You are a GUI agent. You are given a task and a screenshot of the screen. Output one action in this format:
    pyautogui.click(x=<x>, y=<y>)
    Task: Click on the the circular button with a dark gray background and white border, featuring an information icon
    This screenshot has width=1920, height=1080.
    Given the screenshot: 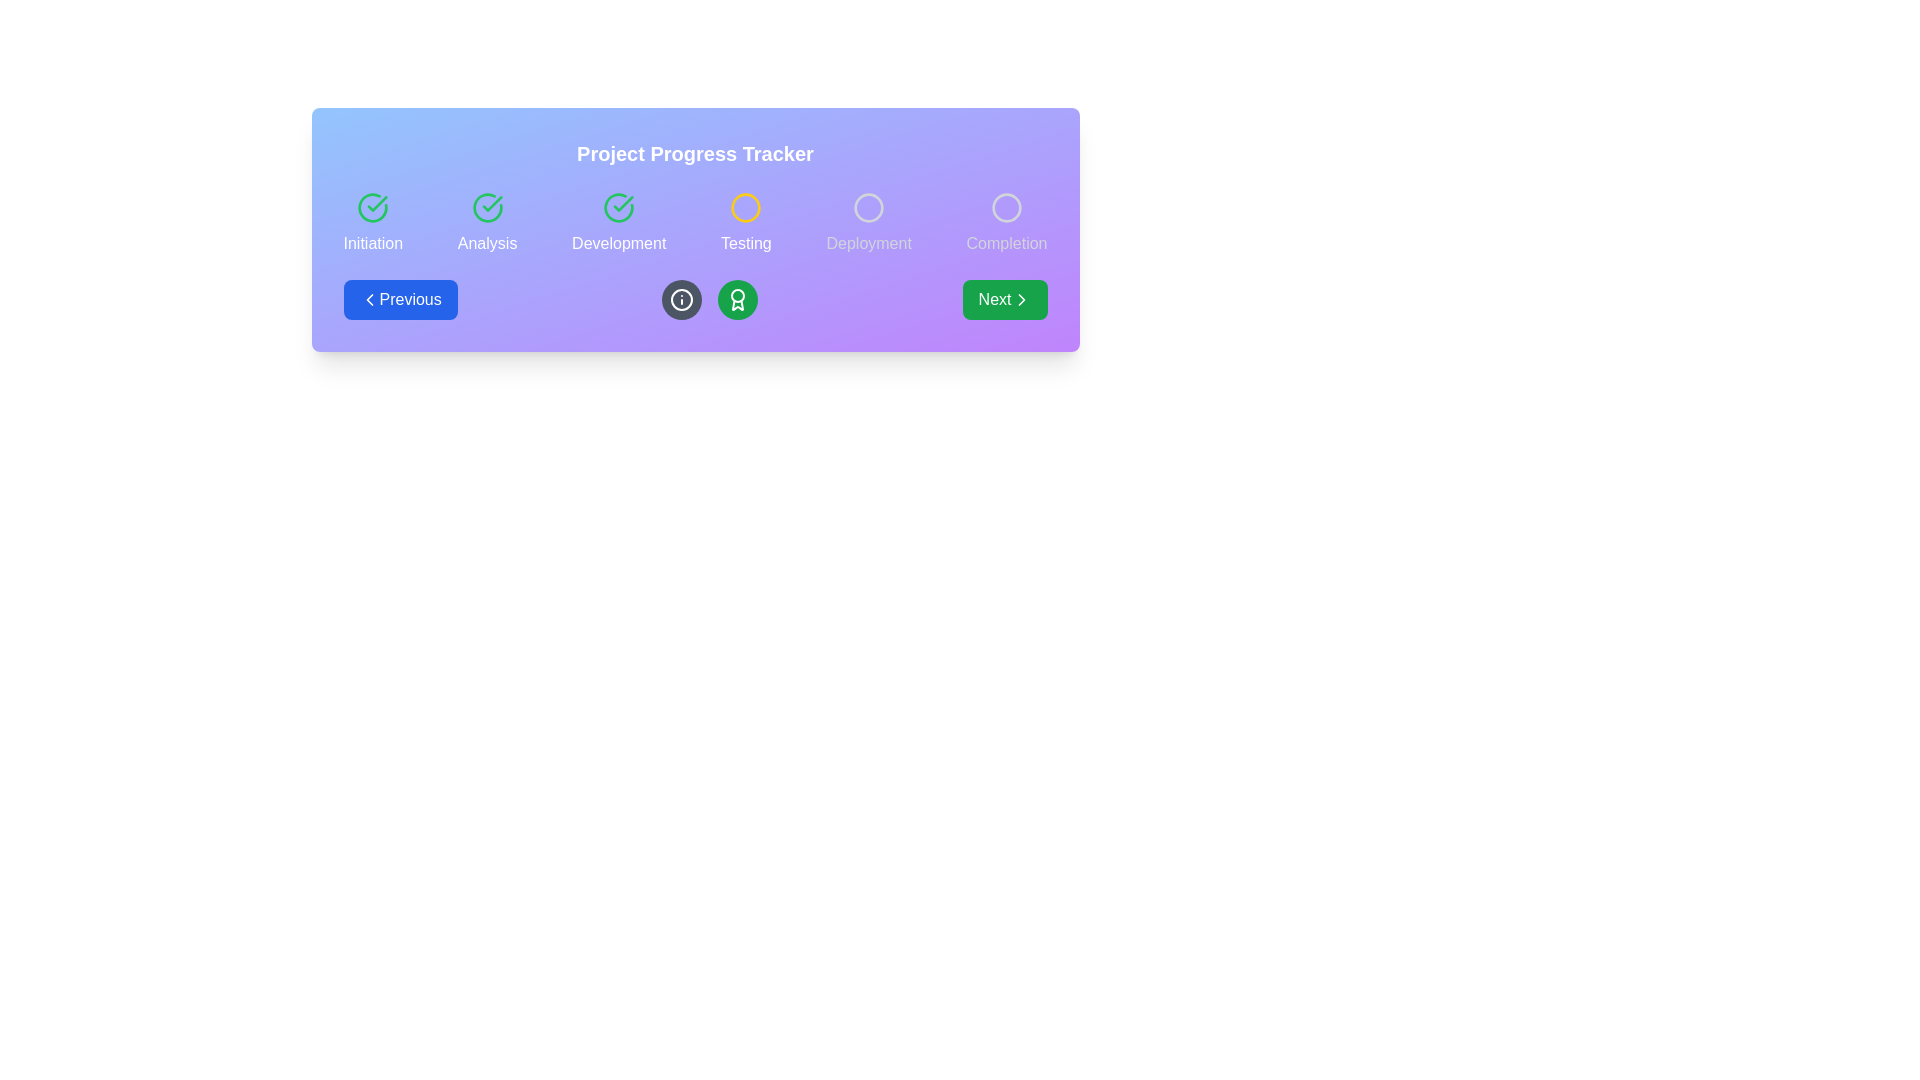 What is the action you would take?
    pyautogui.click(x=682, y=300)
    